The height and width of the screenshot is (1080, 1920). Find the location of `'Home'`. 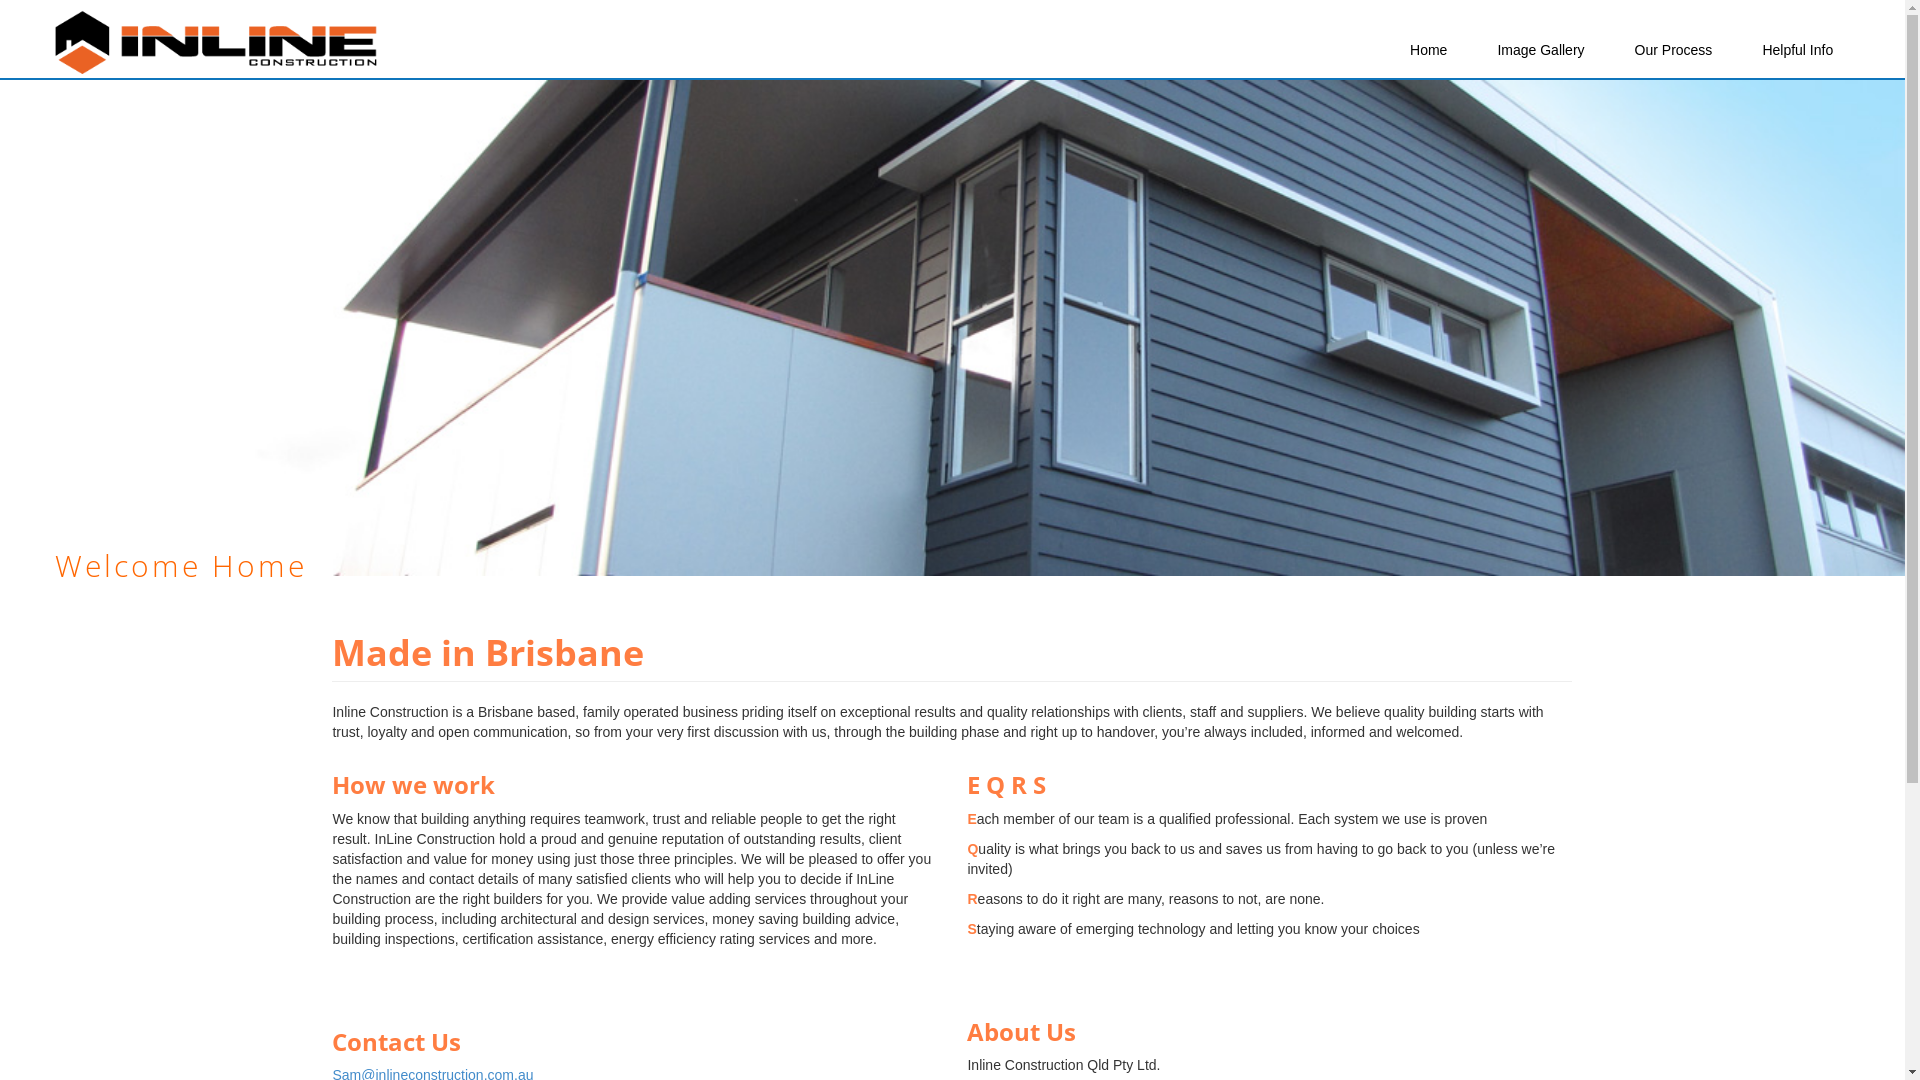

'Home' is located at coordinates (1427, 49).